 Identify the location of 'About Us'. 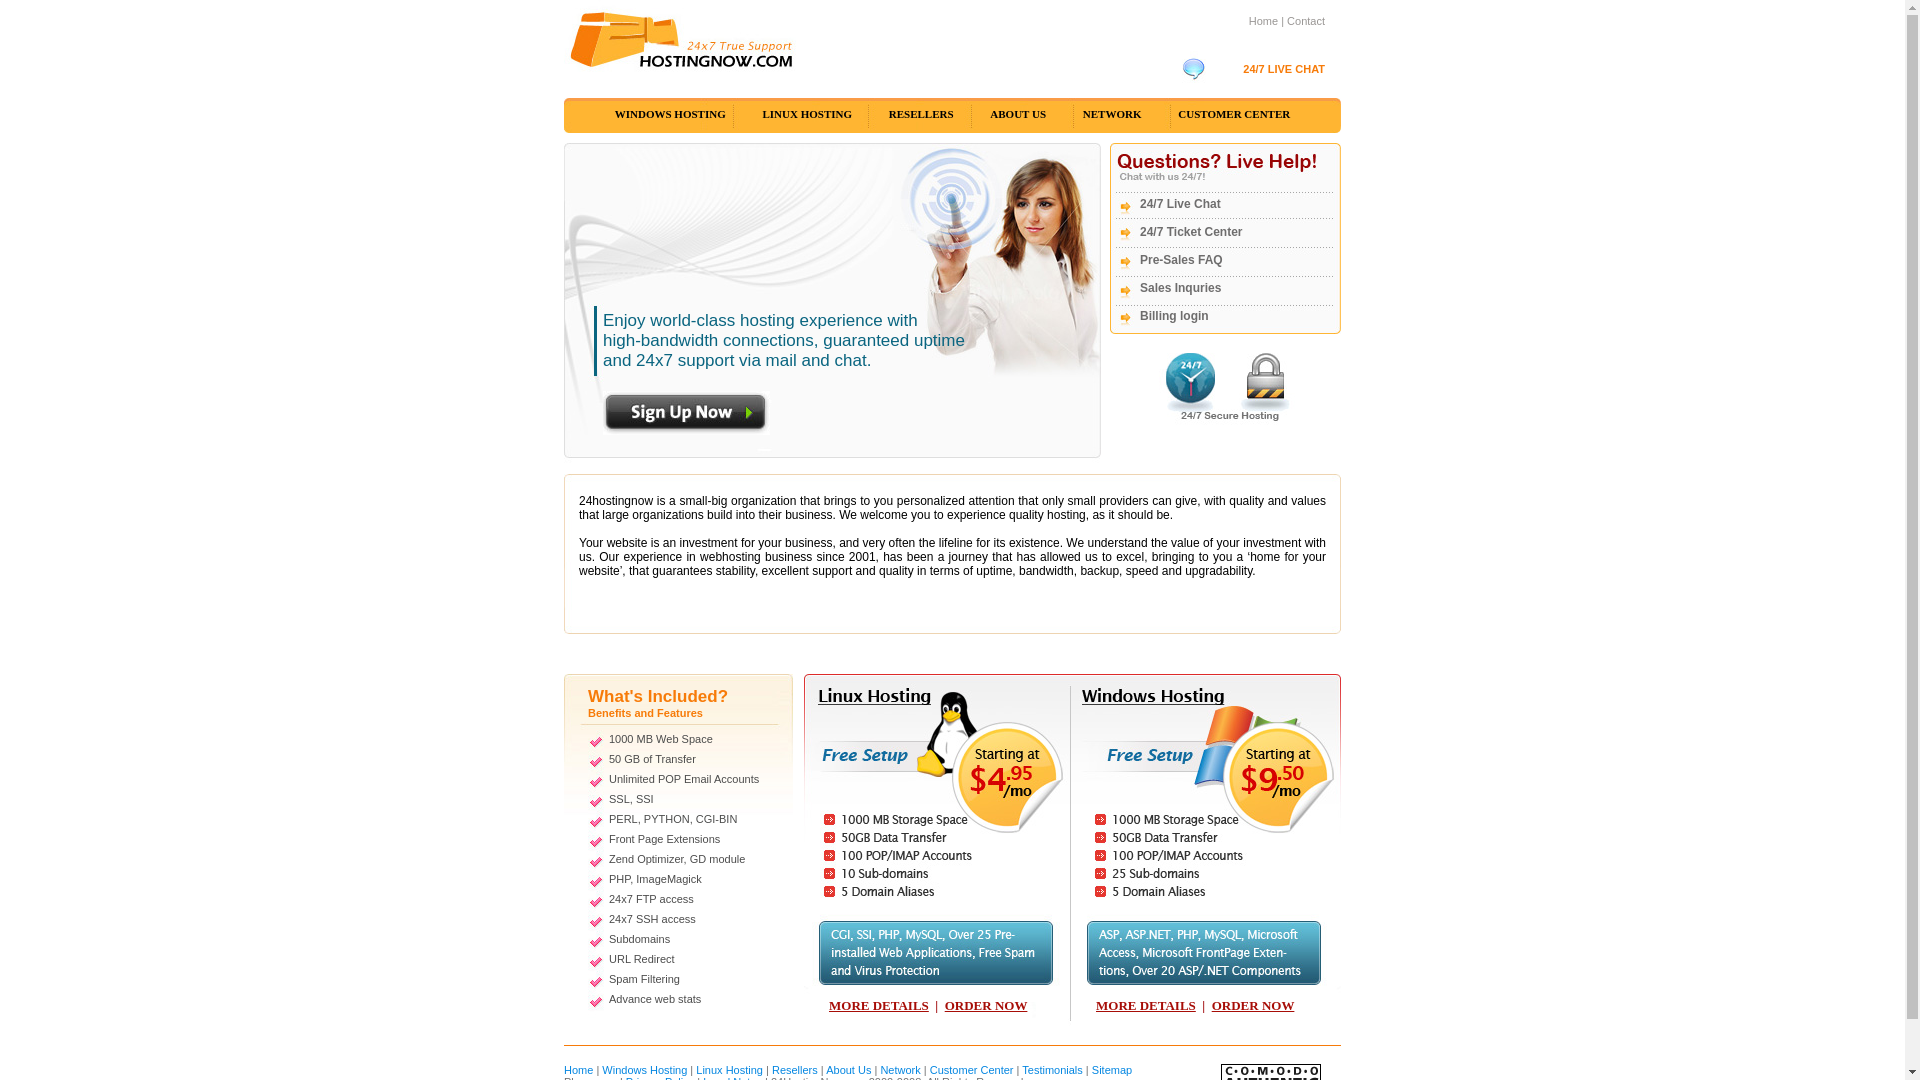
(848, 1068).